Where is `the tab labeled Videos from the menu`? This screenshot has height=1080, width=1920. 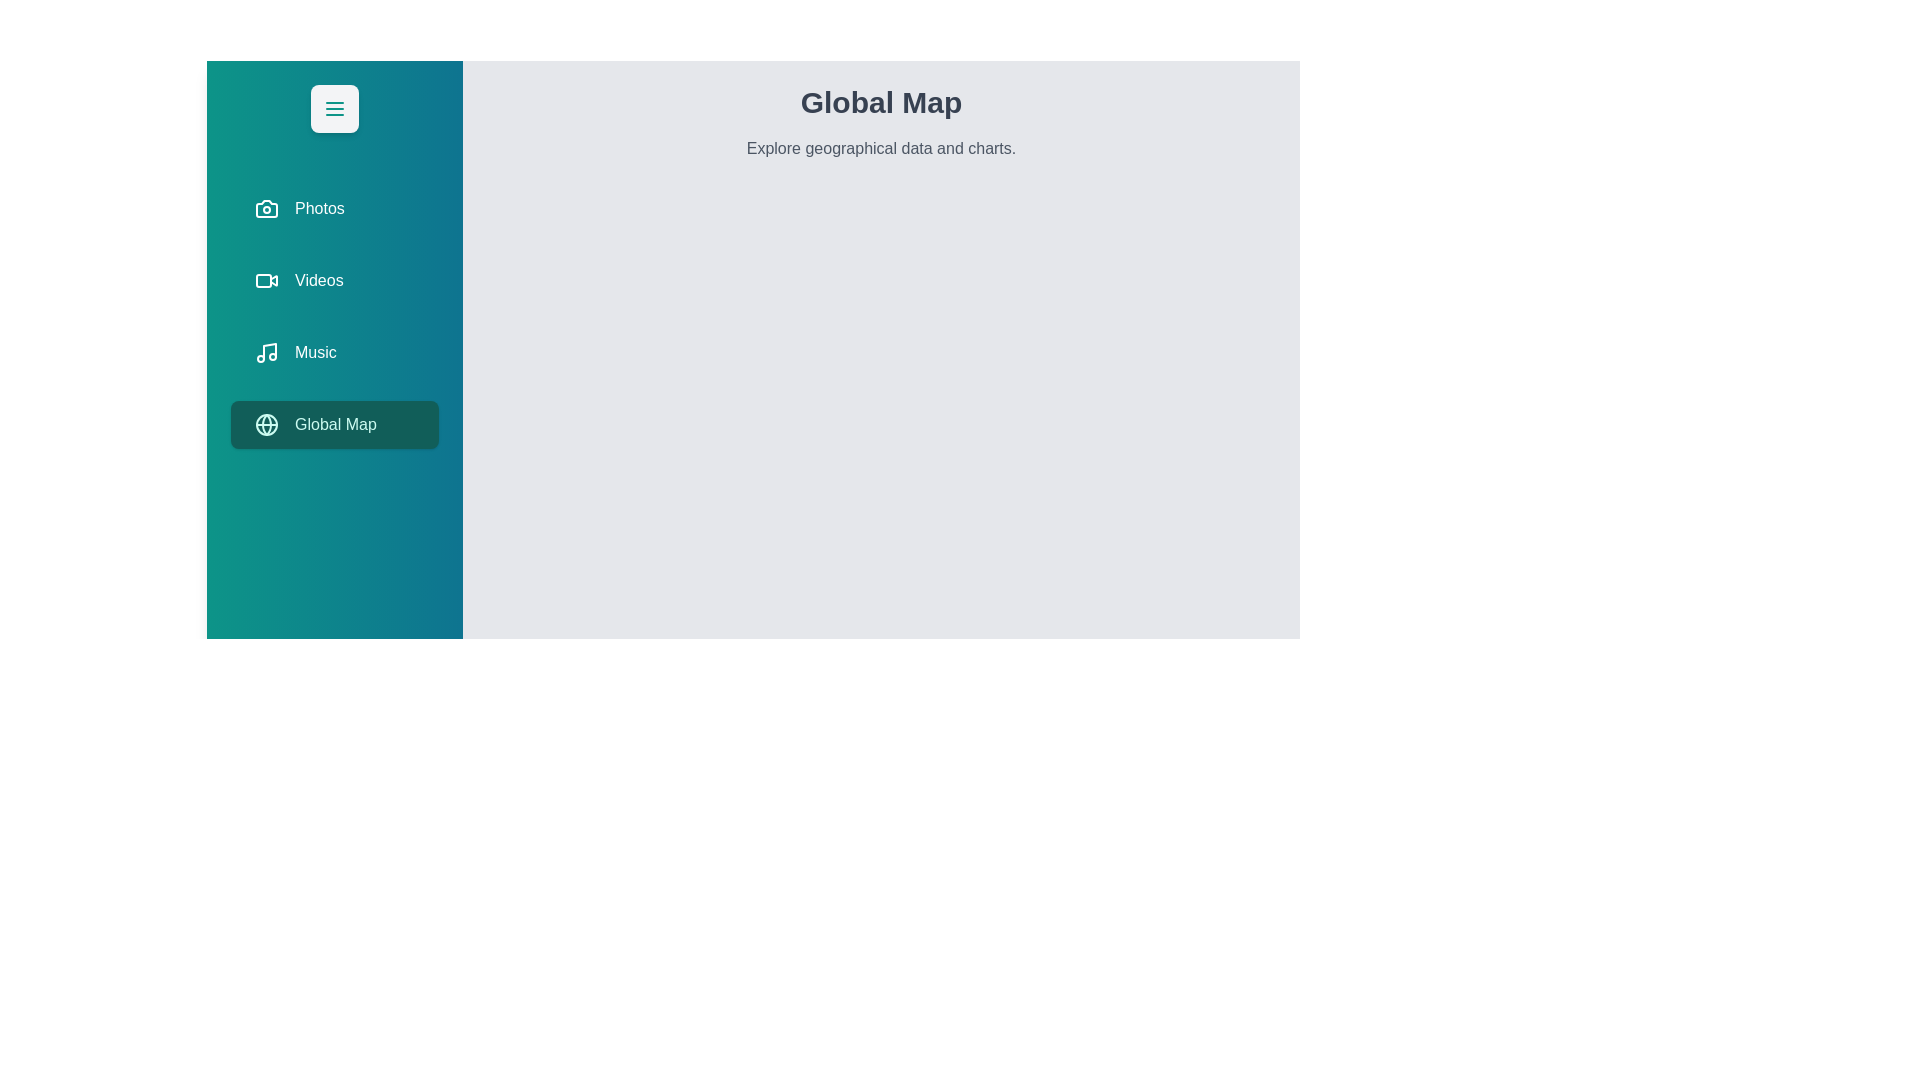 the tab labeled Videos from the menu is located at coordinates (335, 281).